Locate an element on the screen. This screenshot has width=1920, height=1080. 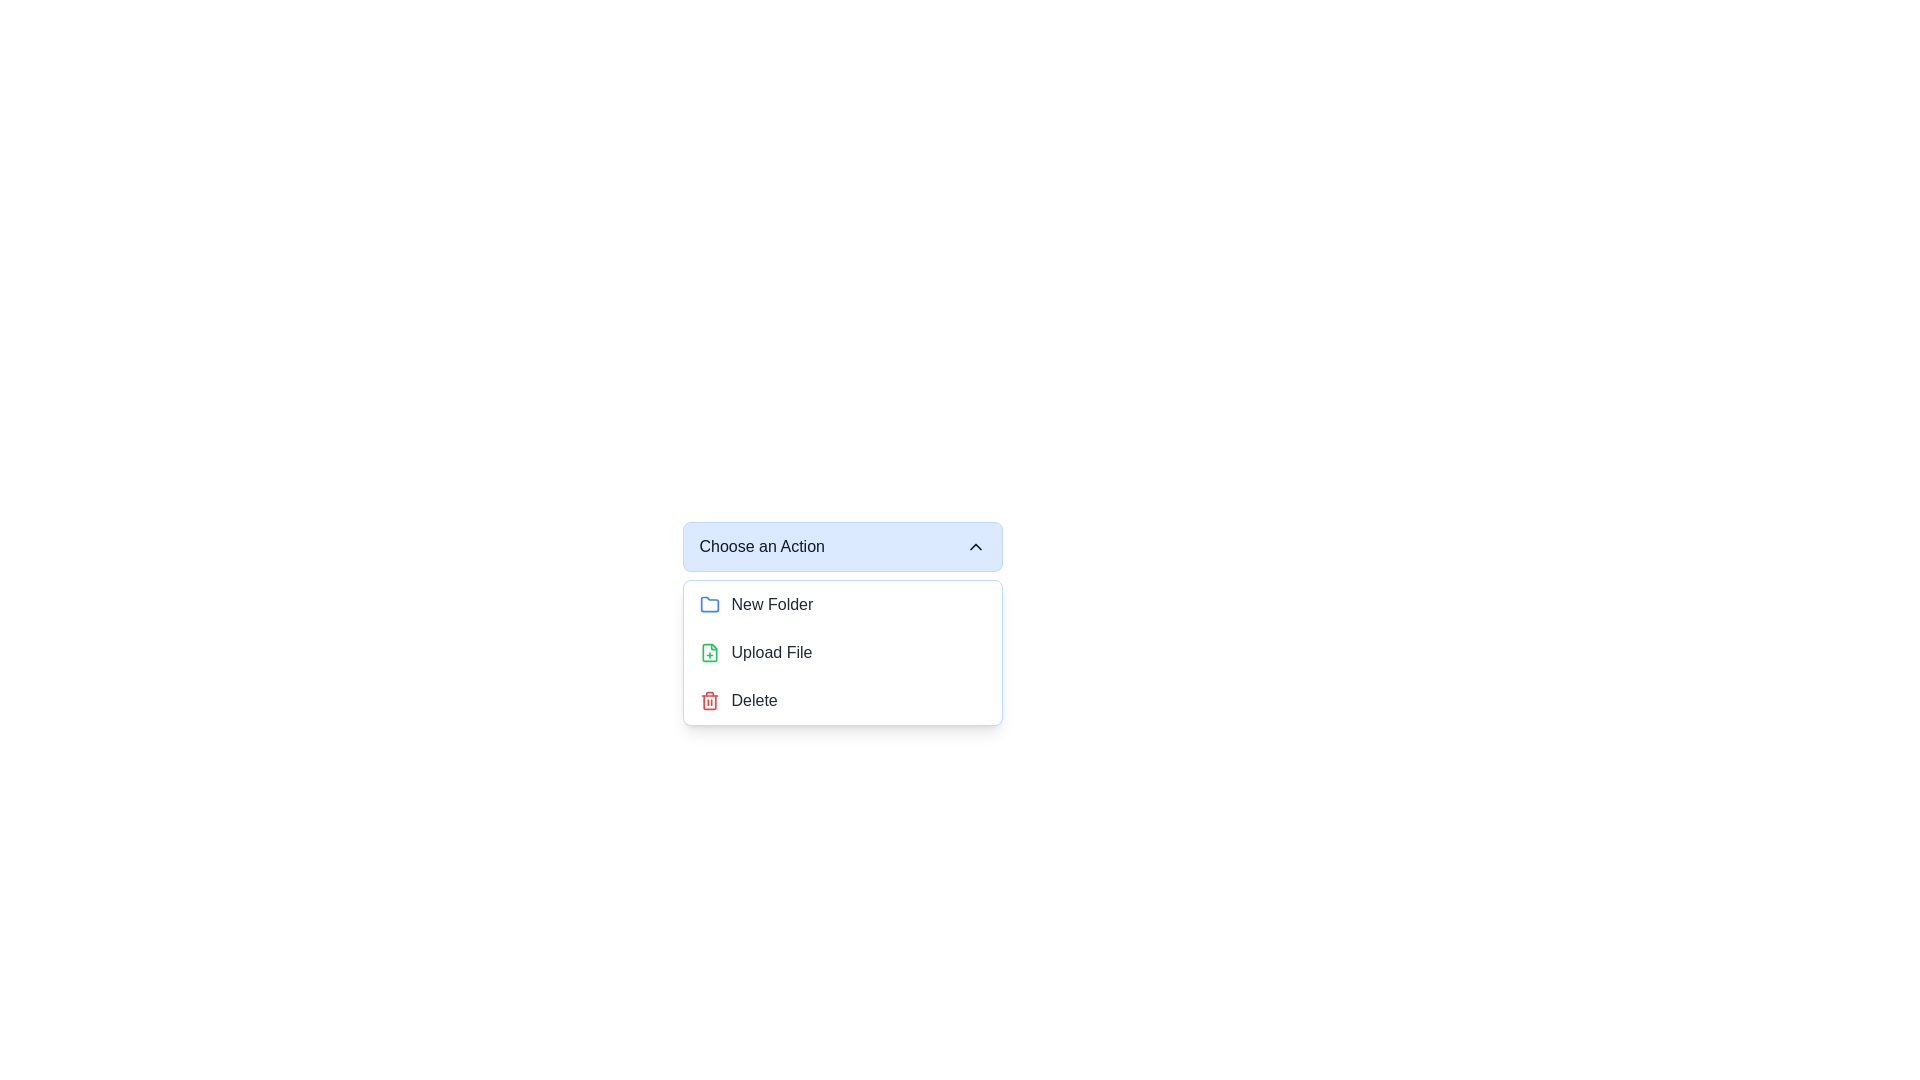
the second option in the 'Choose an Action' menu is located at coordinates (842, 652).